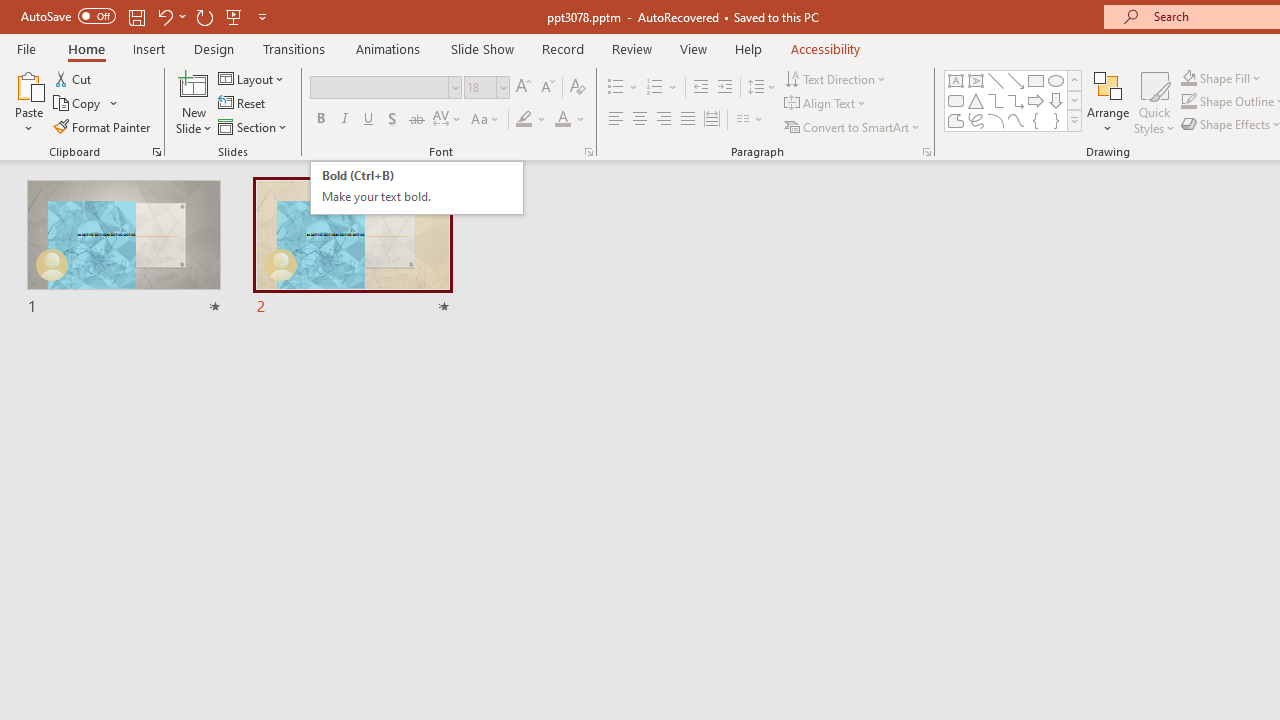 The width and height of the screenshot is (1280, 720). What do you see at coordinates (925, 150) in the screenshot?
I see `'Paragraph...'` at bounding box center [925, 150].